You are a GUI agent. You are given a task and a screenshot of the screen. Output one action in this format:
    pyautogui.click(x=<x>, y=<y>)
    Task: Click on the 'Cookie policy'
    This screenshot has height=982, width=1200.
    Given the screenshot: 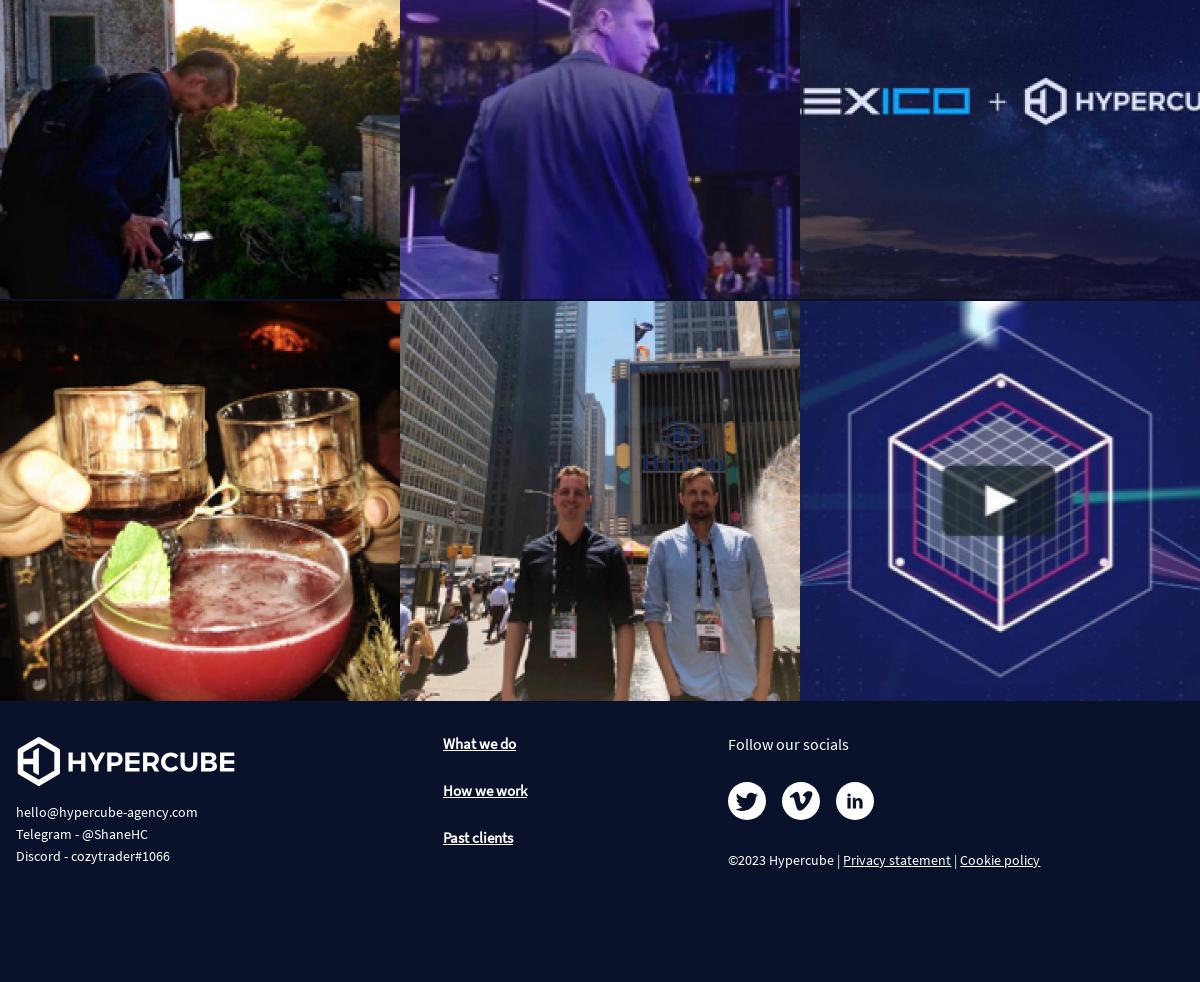 What is the action you would take?
    pyautogui.click(x=999, y=860)
    